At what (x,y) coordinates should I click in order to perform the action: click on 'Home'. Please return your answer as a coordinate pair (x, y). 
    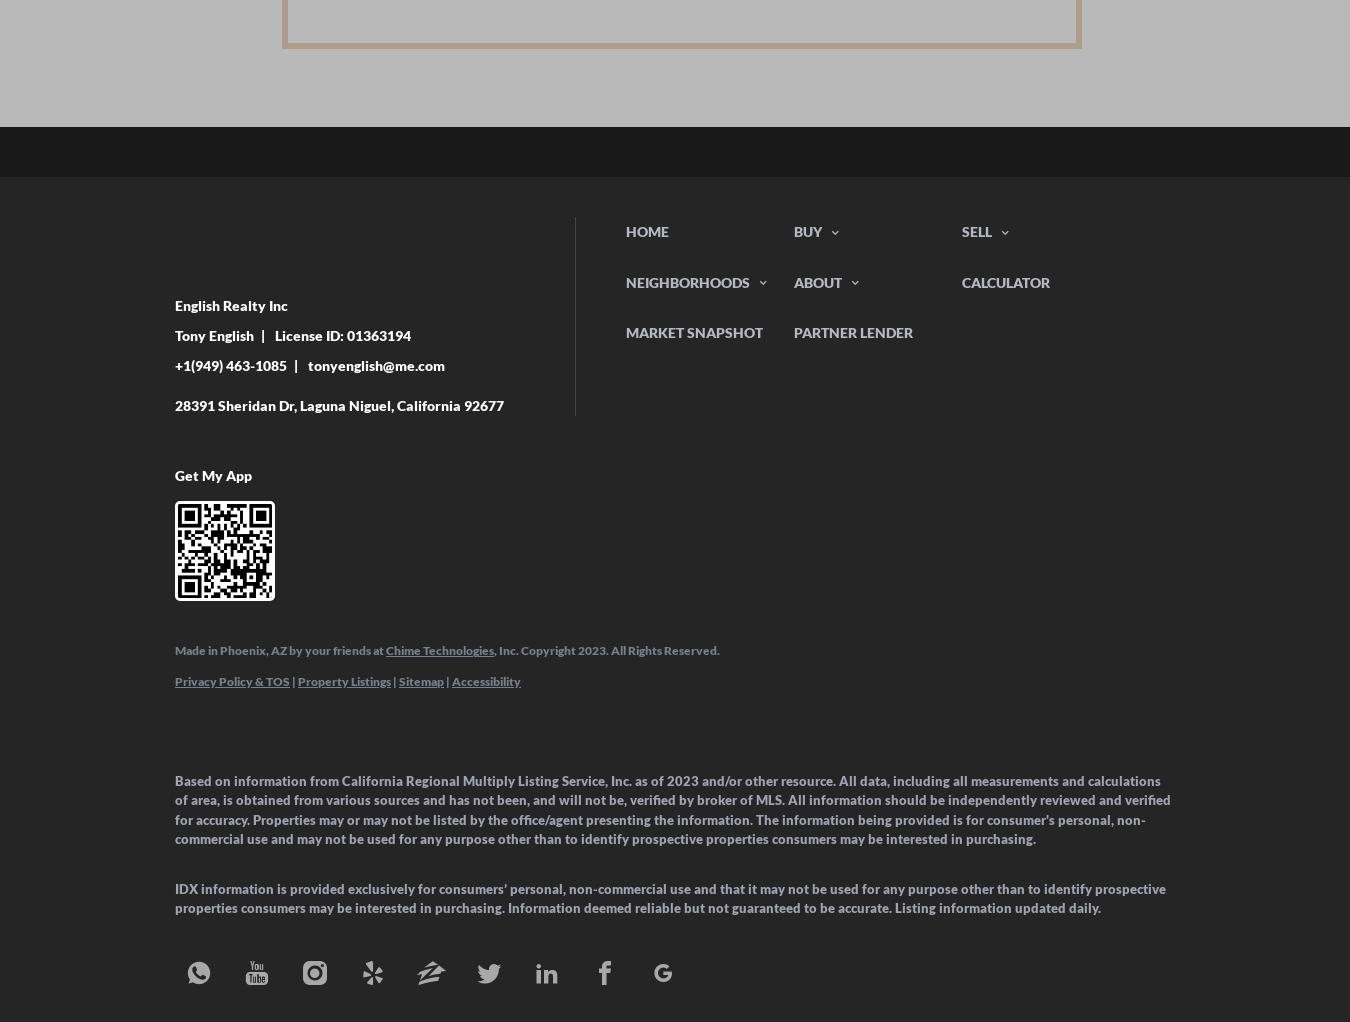
    Looking at the image, I should click on (647, 230).